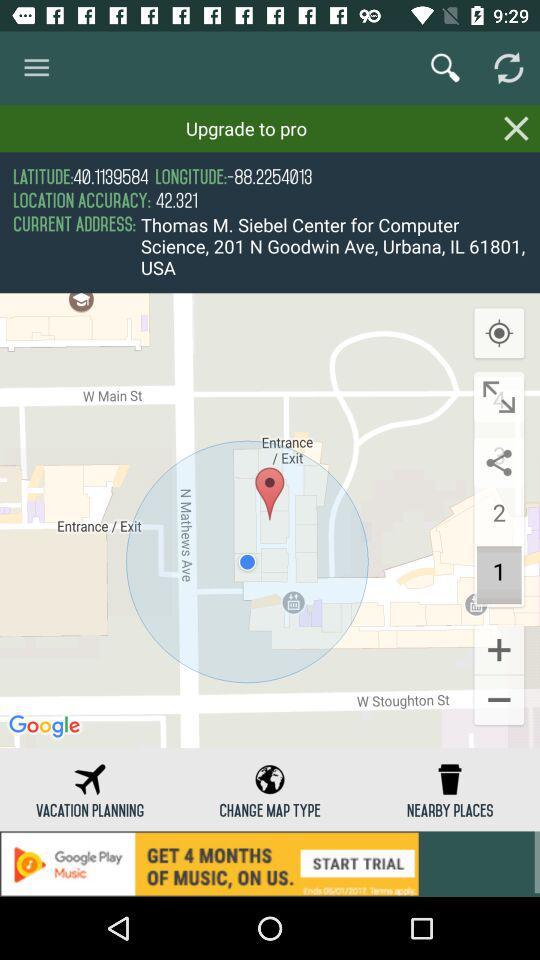 This screenshot has height=960, width=540. What do you see at coordinates (498, 463) in the screenshot?
I see `the share icon` at bounding box center [498, 463].